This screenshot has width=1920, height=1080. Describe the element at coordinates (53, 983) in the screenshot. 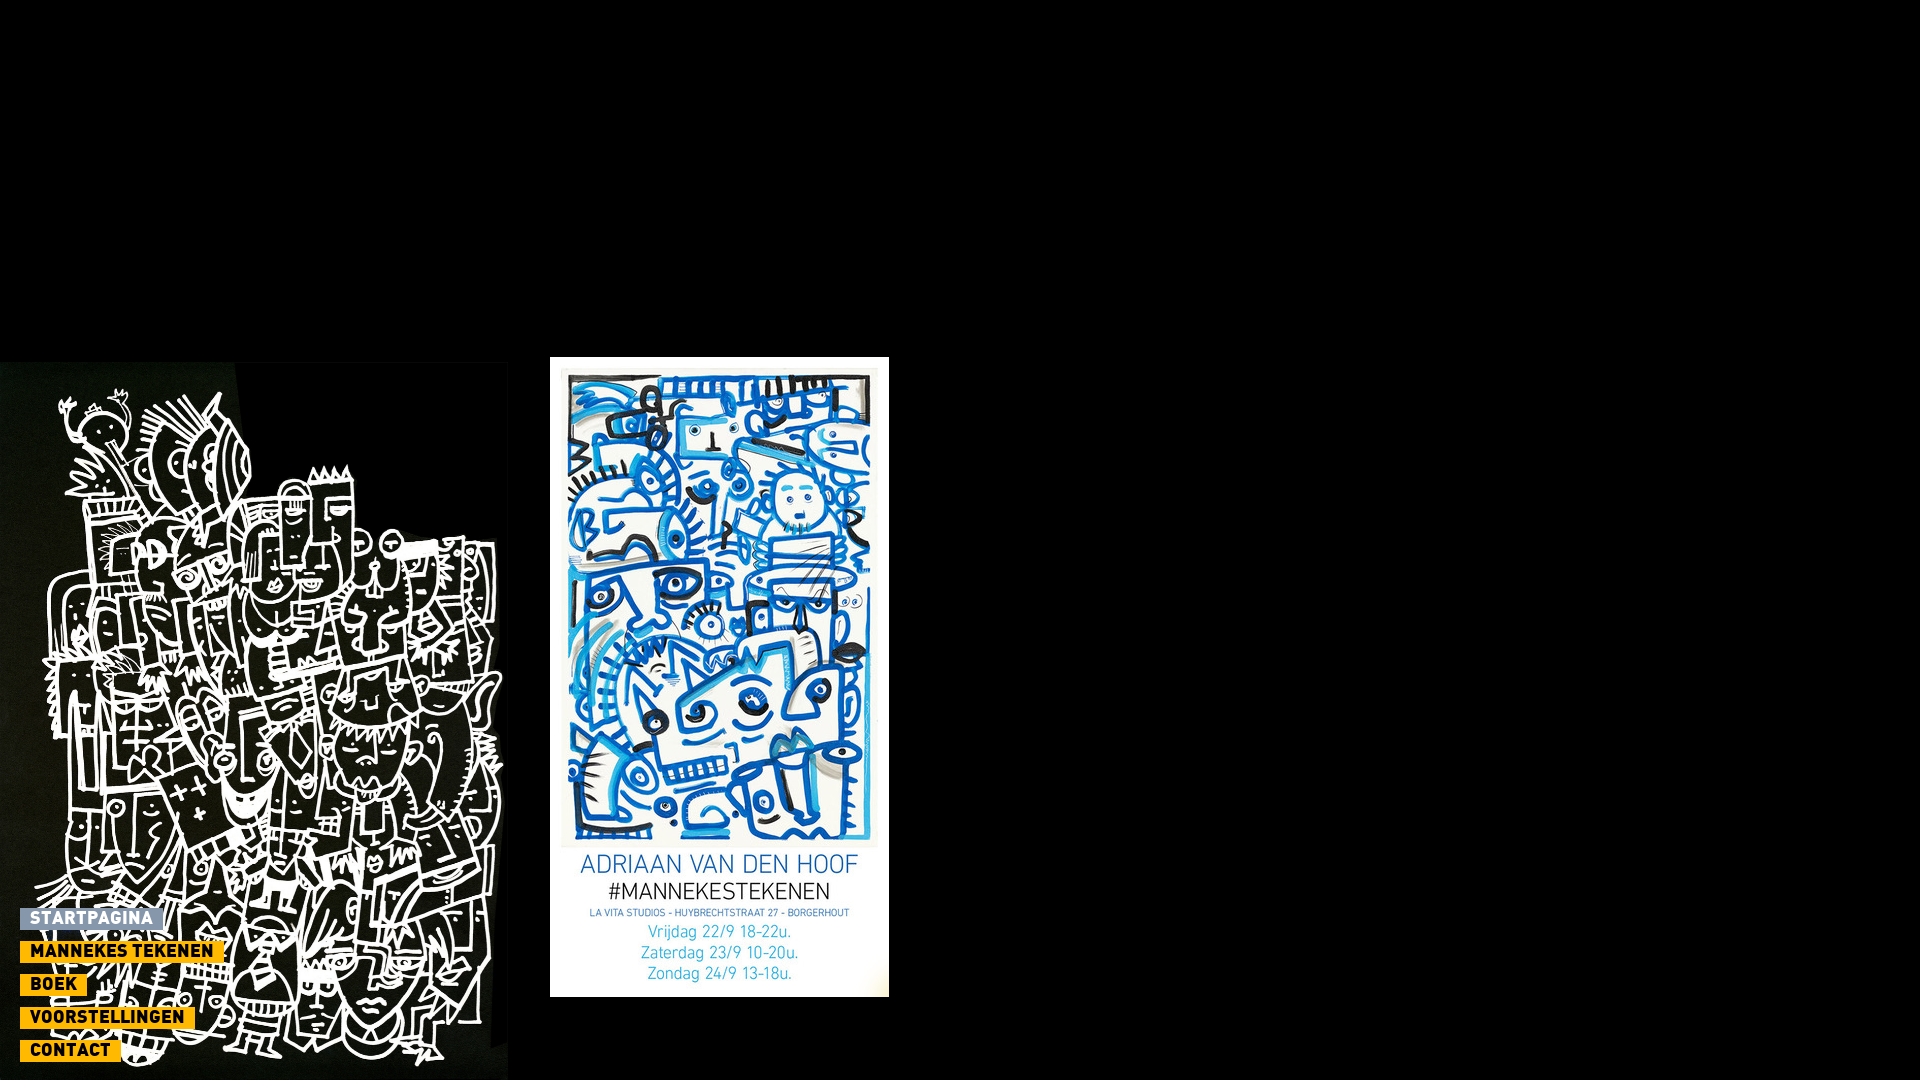

I see `'BOEK'` at that location.